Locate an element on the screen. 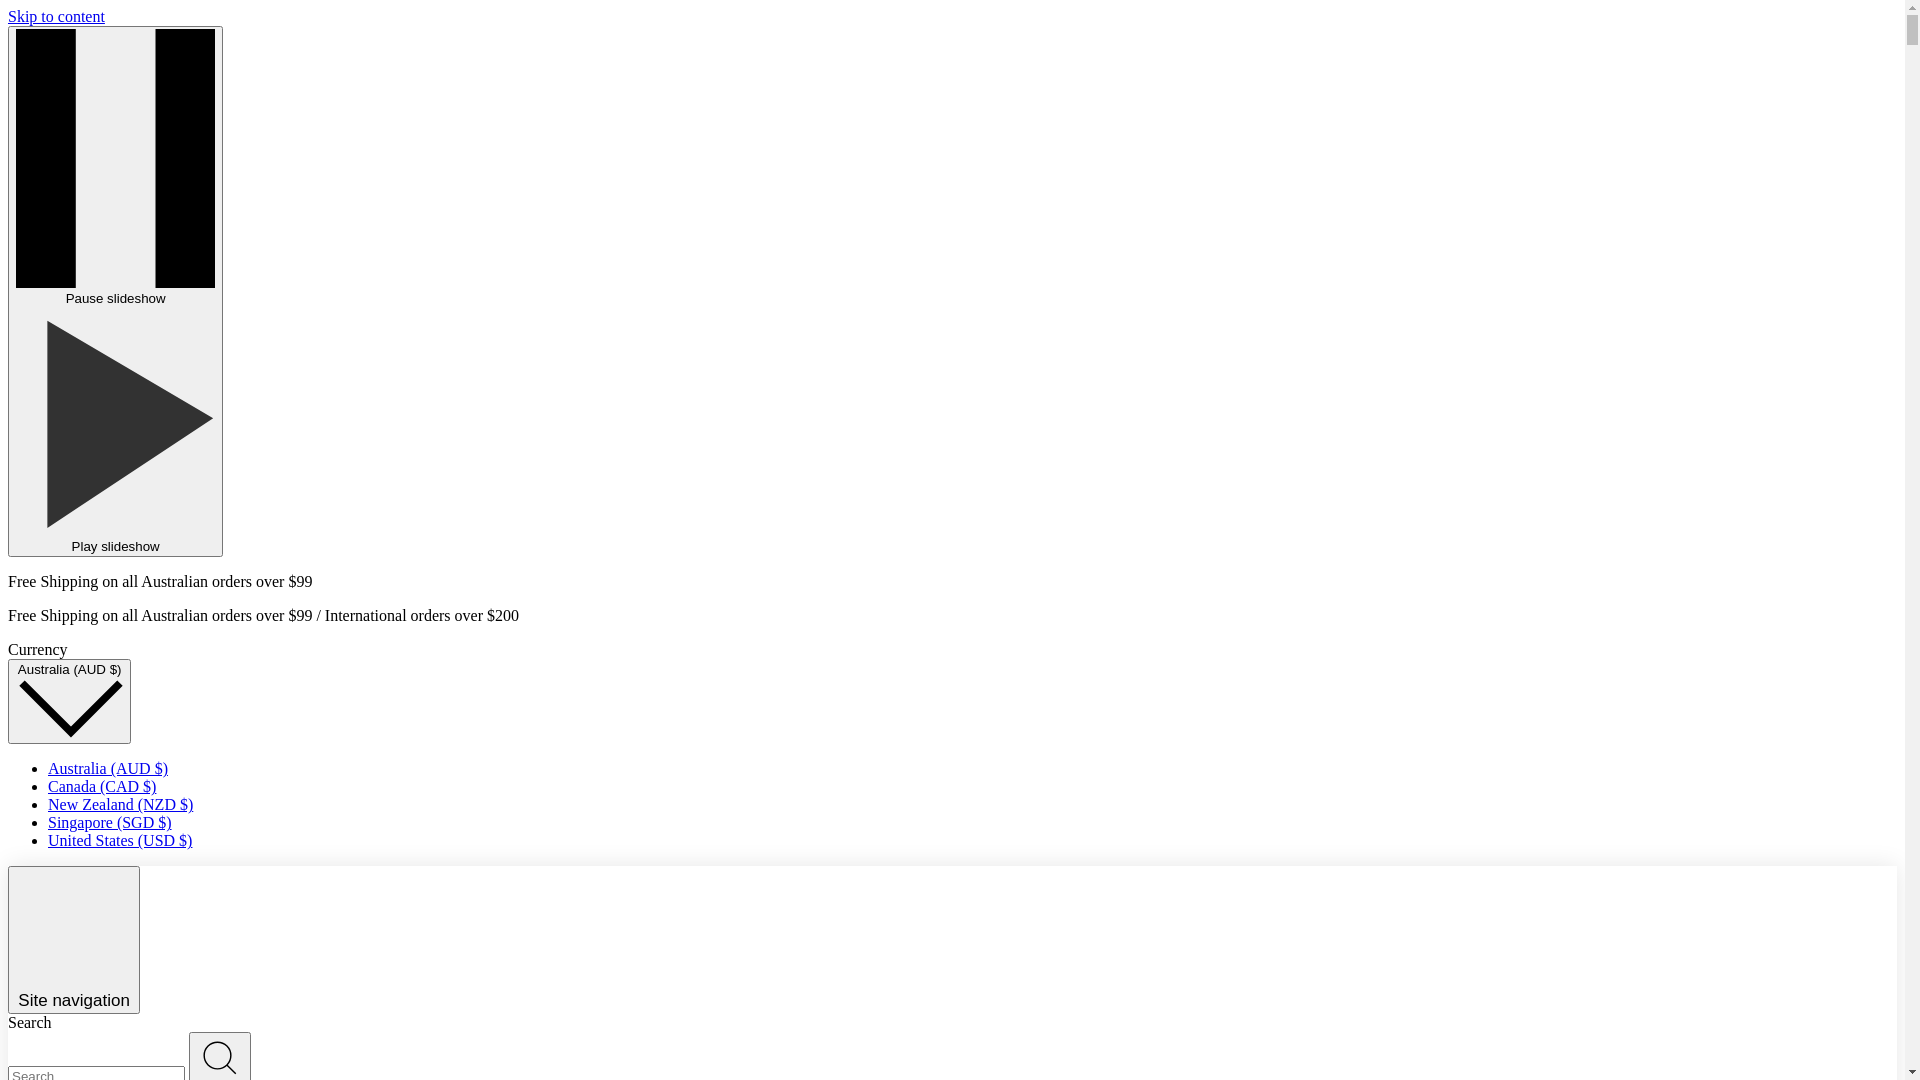 The image size is (1920, 1080). 'United States (USD $)' is located at coordinates (119, 840).